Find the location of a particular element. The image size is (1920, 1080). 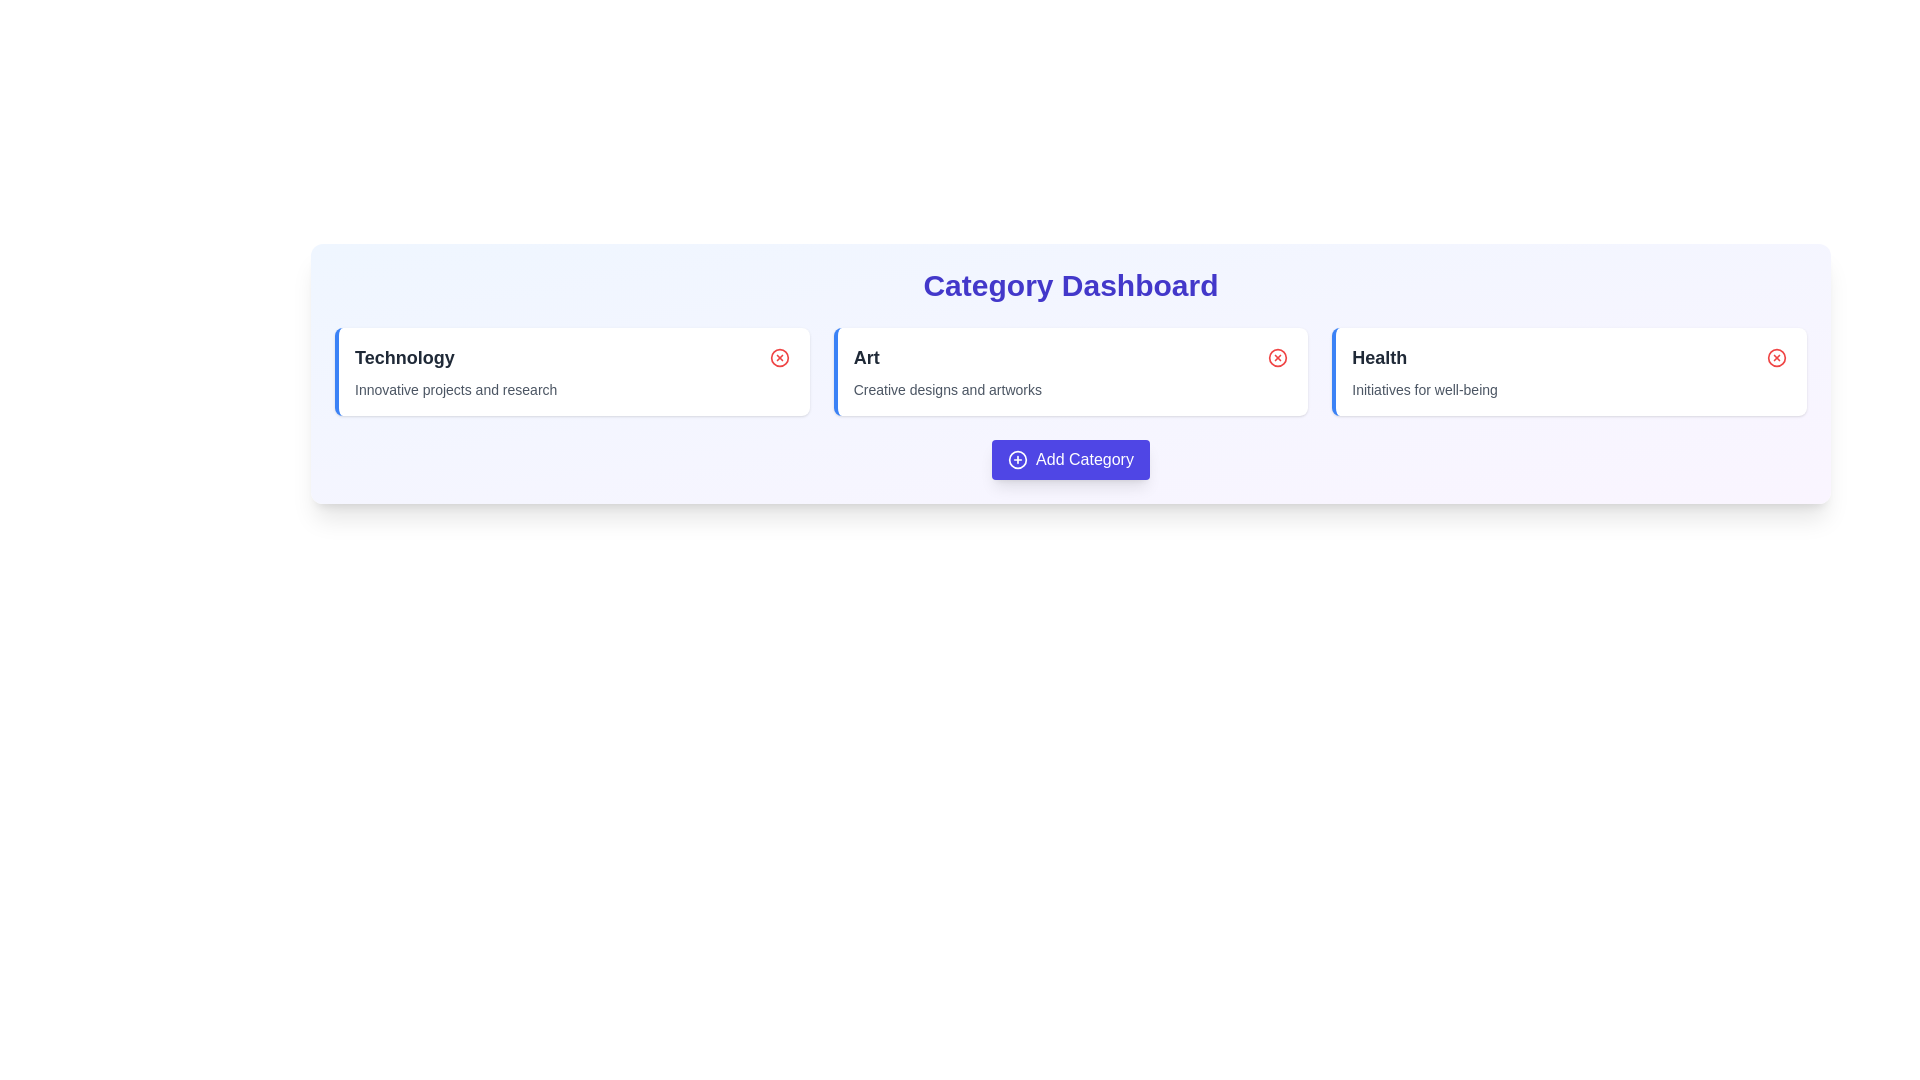

the delete button located in the top-right corner of the card containing the 'Art' category is located at coordinates (1277, 357).